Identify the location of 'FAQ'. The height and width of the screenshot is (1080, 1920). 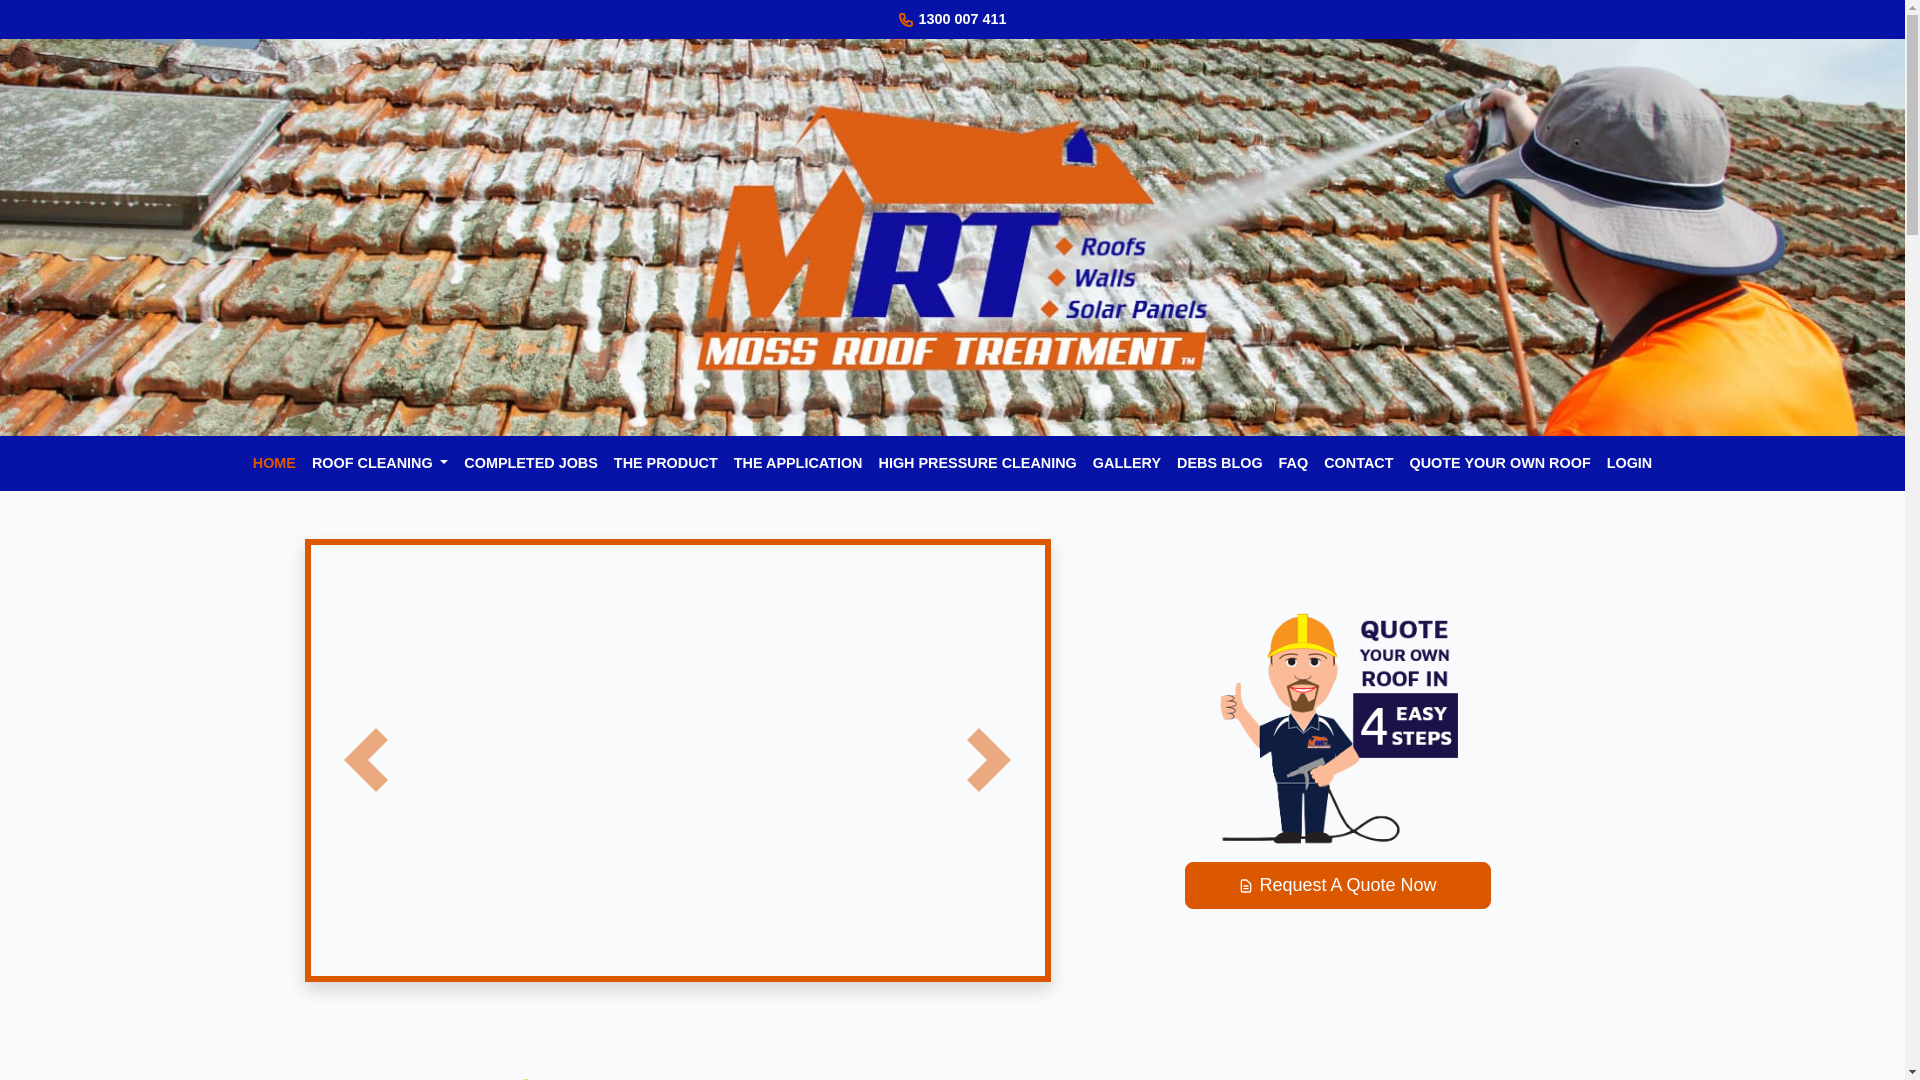
(1294, 463).